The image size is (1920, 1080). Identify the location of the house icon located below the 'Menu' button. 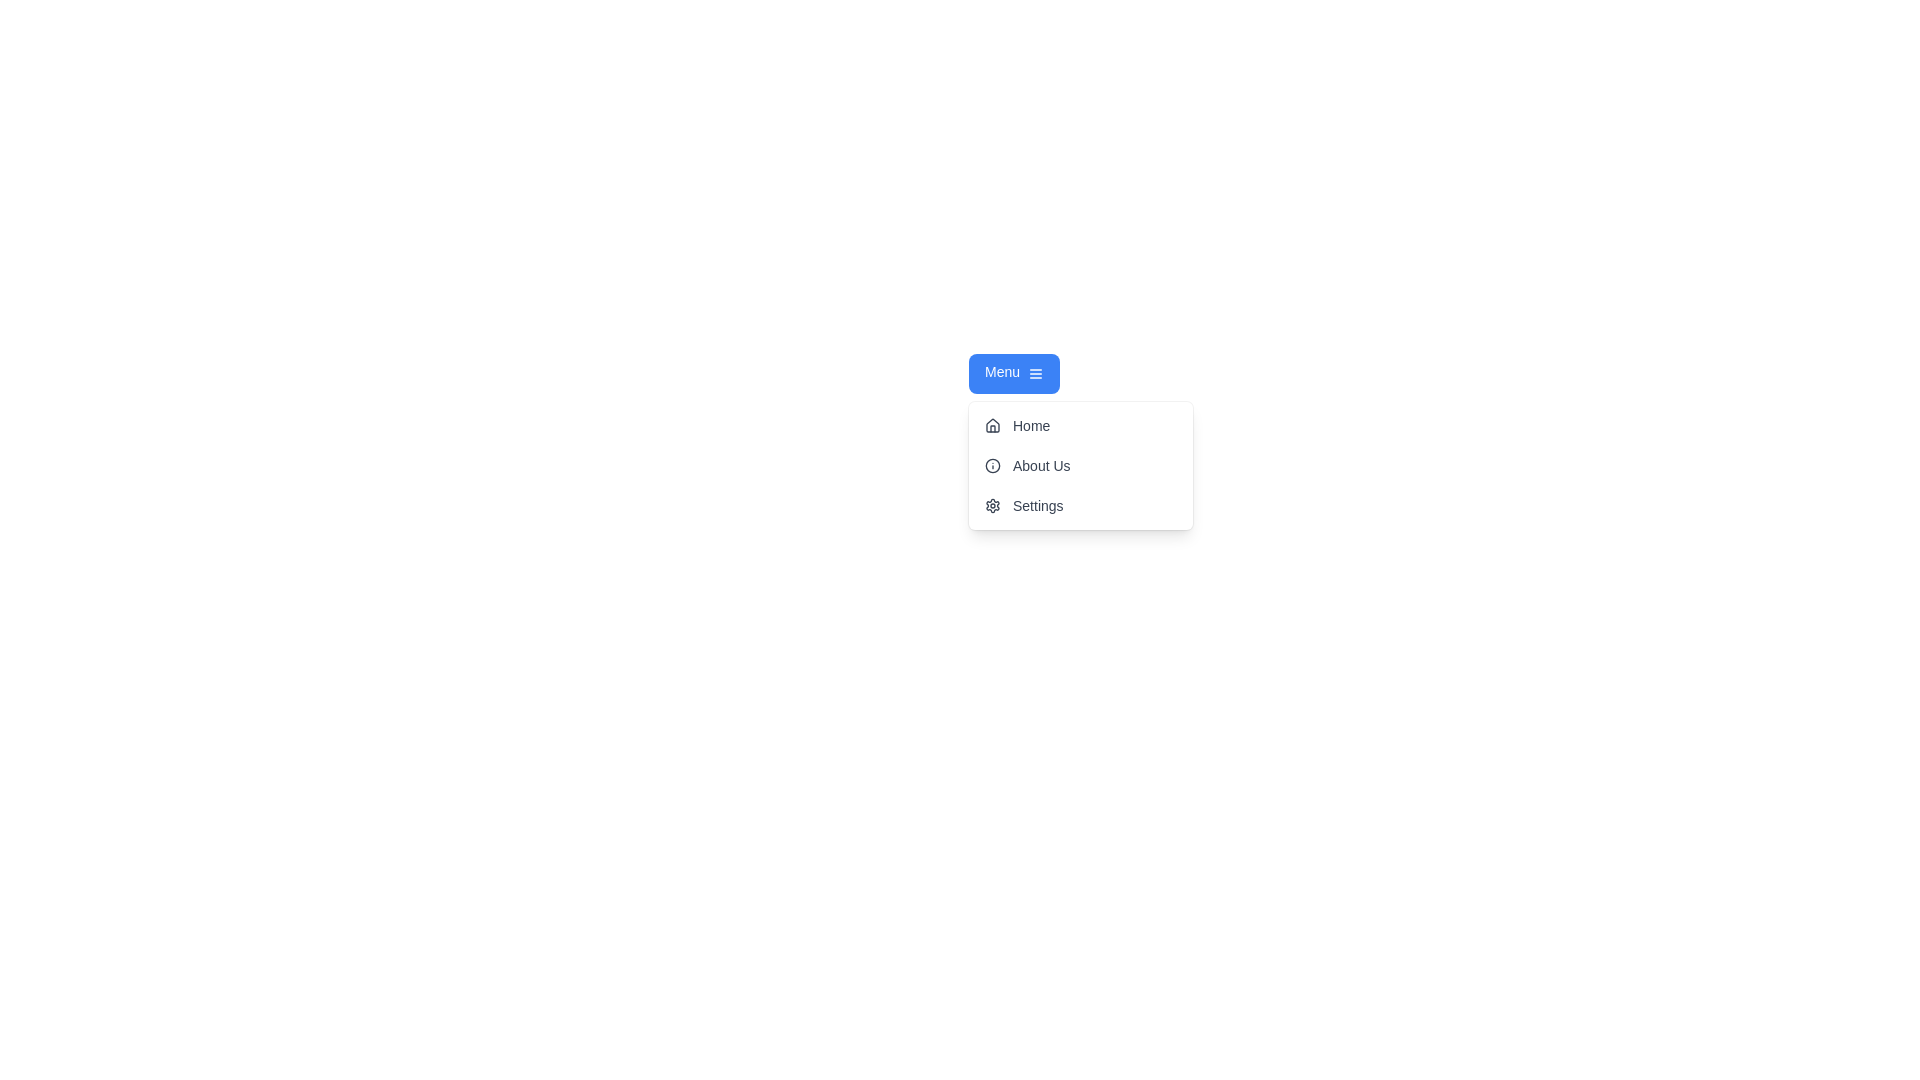
(993, 424).